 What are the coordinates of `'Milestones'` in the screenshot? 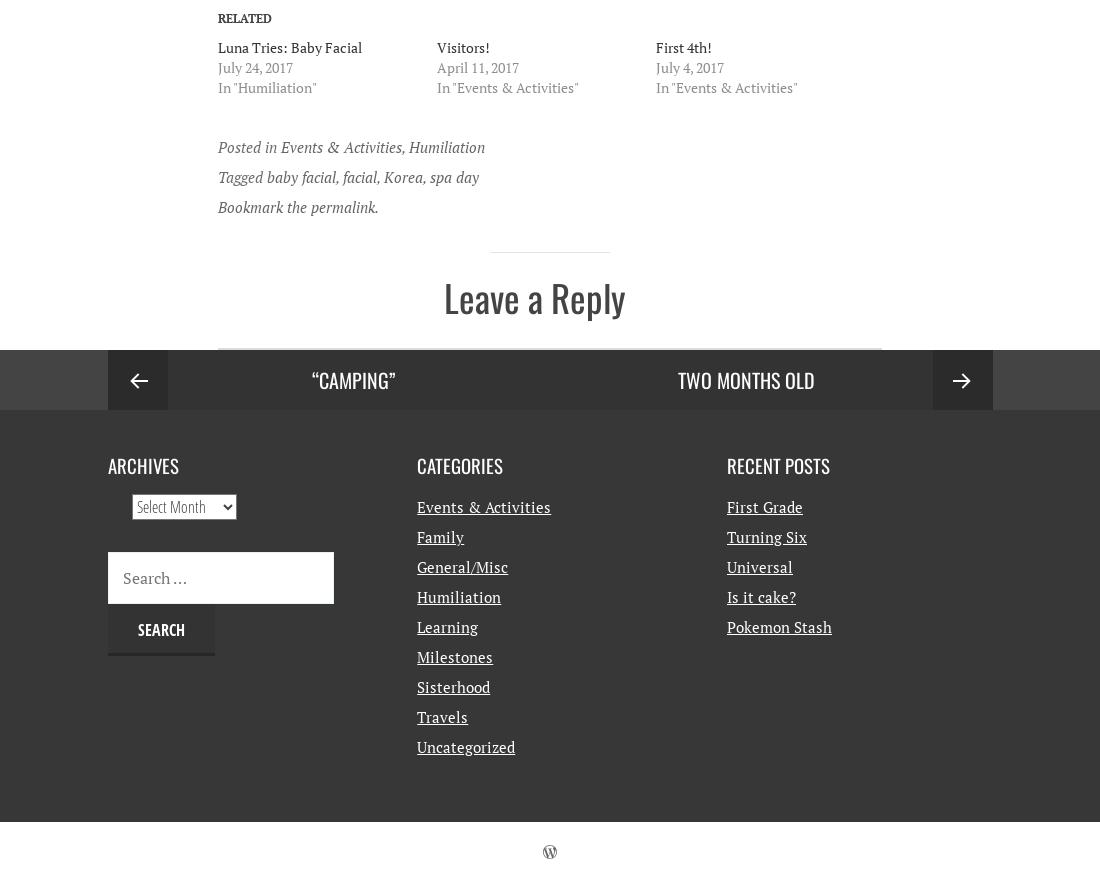 It's located at (453, 656).